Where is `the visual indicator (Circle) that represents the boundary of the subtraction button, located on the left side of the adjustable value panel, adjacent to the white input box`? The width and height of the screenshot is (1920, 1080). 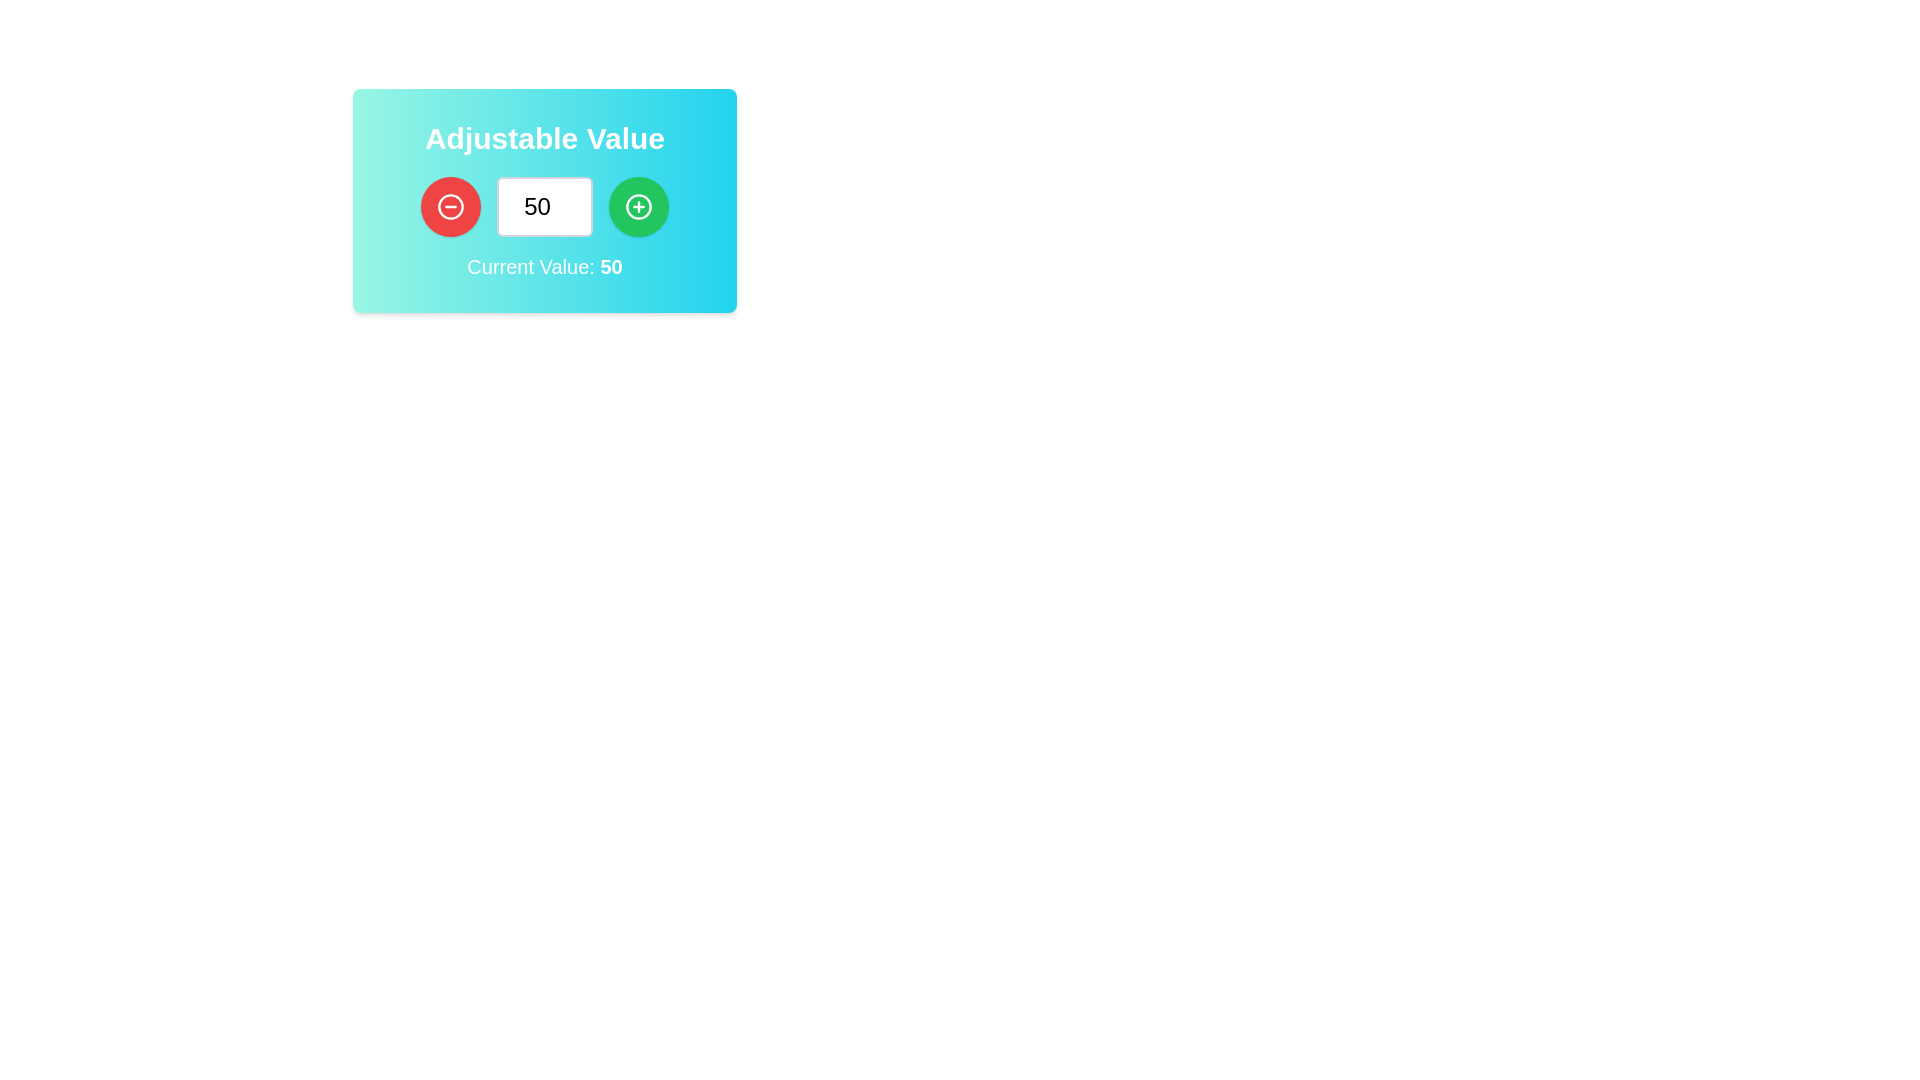
the visual indicator (Circle) that represents the boundary of the subtraction button, located on the left side of the adjustable value panel, adjacent to the white input box is located at coordinates (450, 207).